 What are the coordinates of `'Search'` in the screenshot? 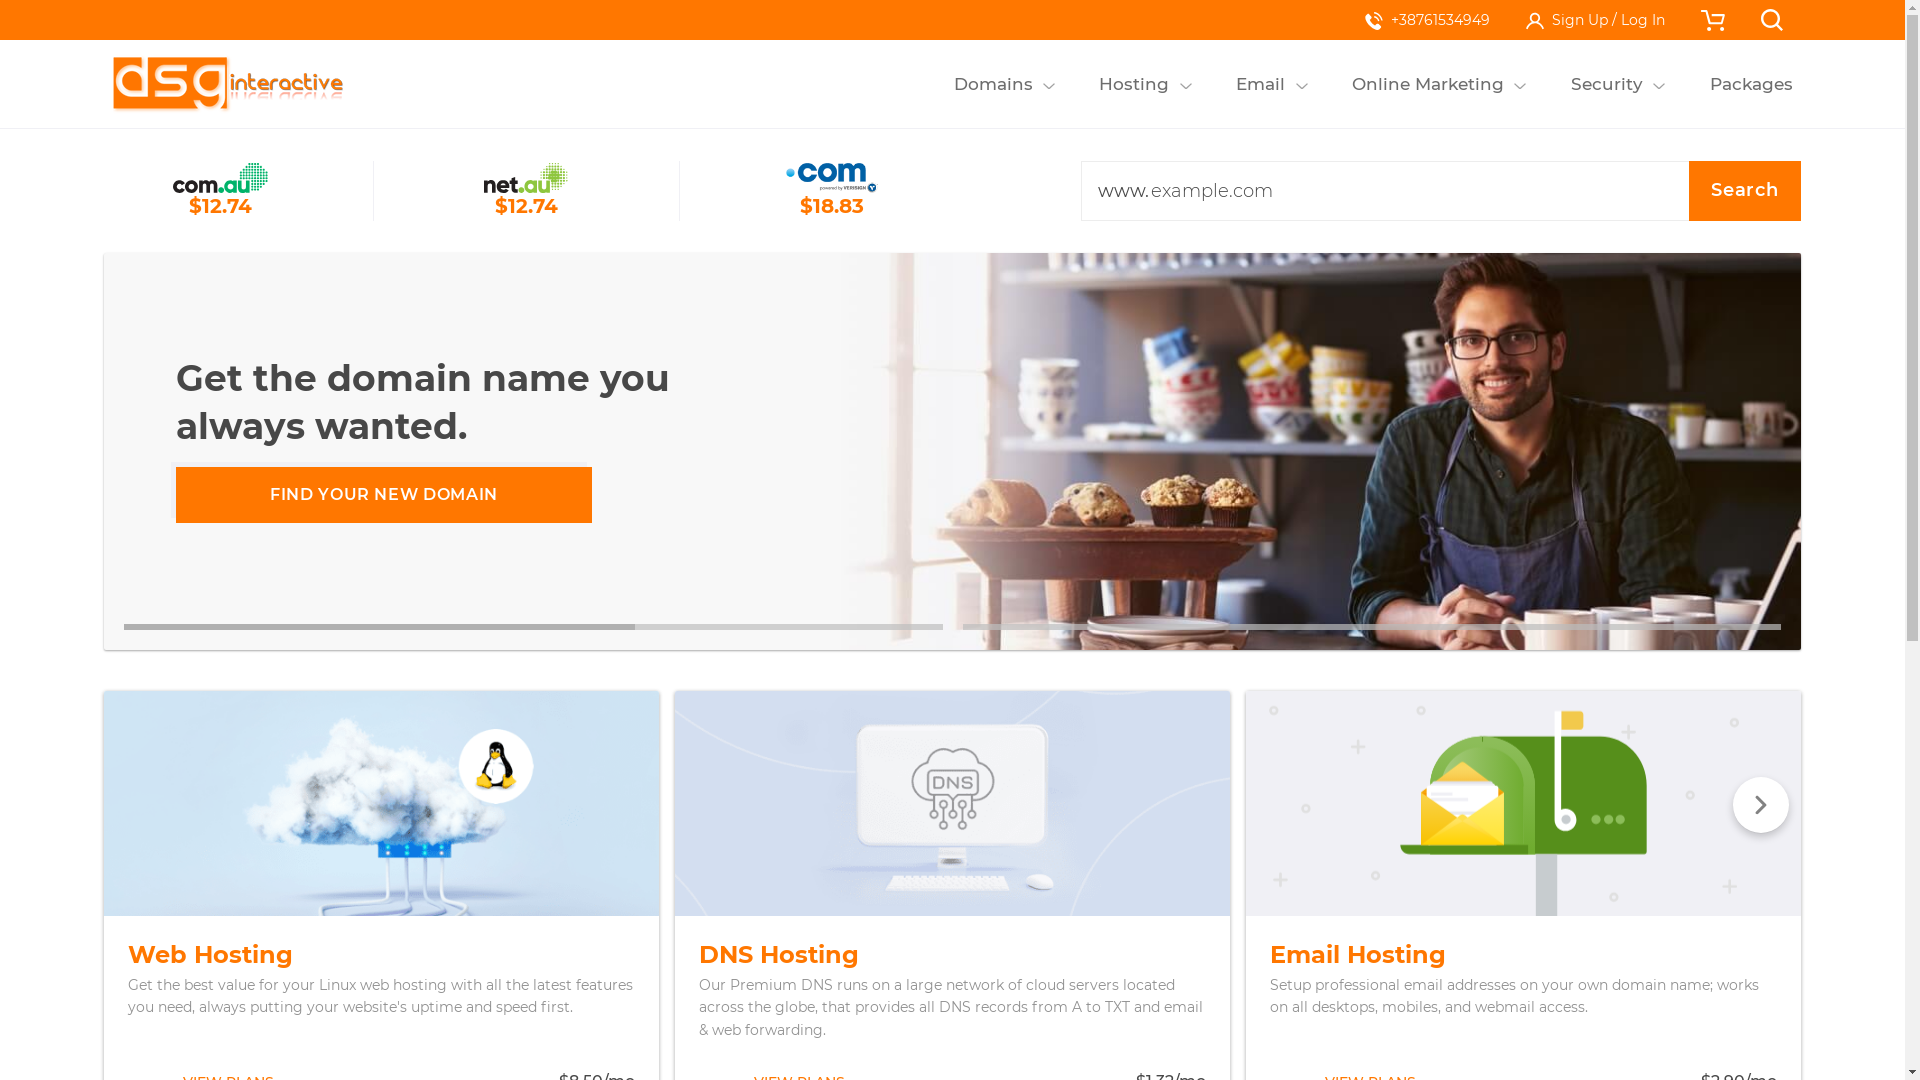 It's located at (1688, 191).